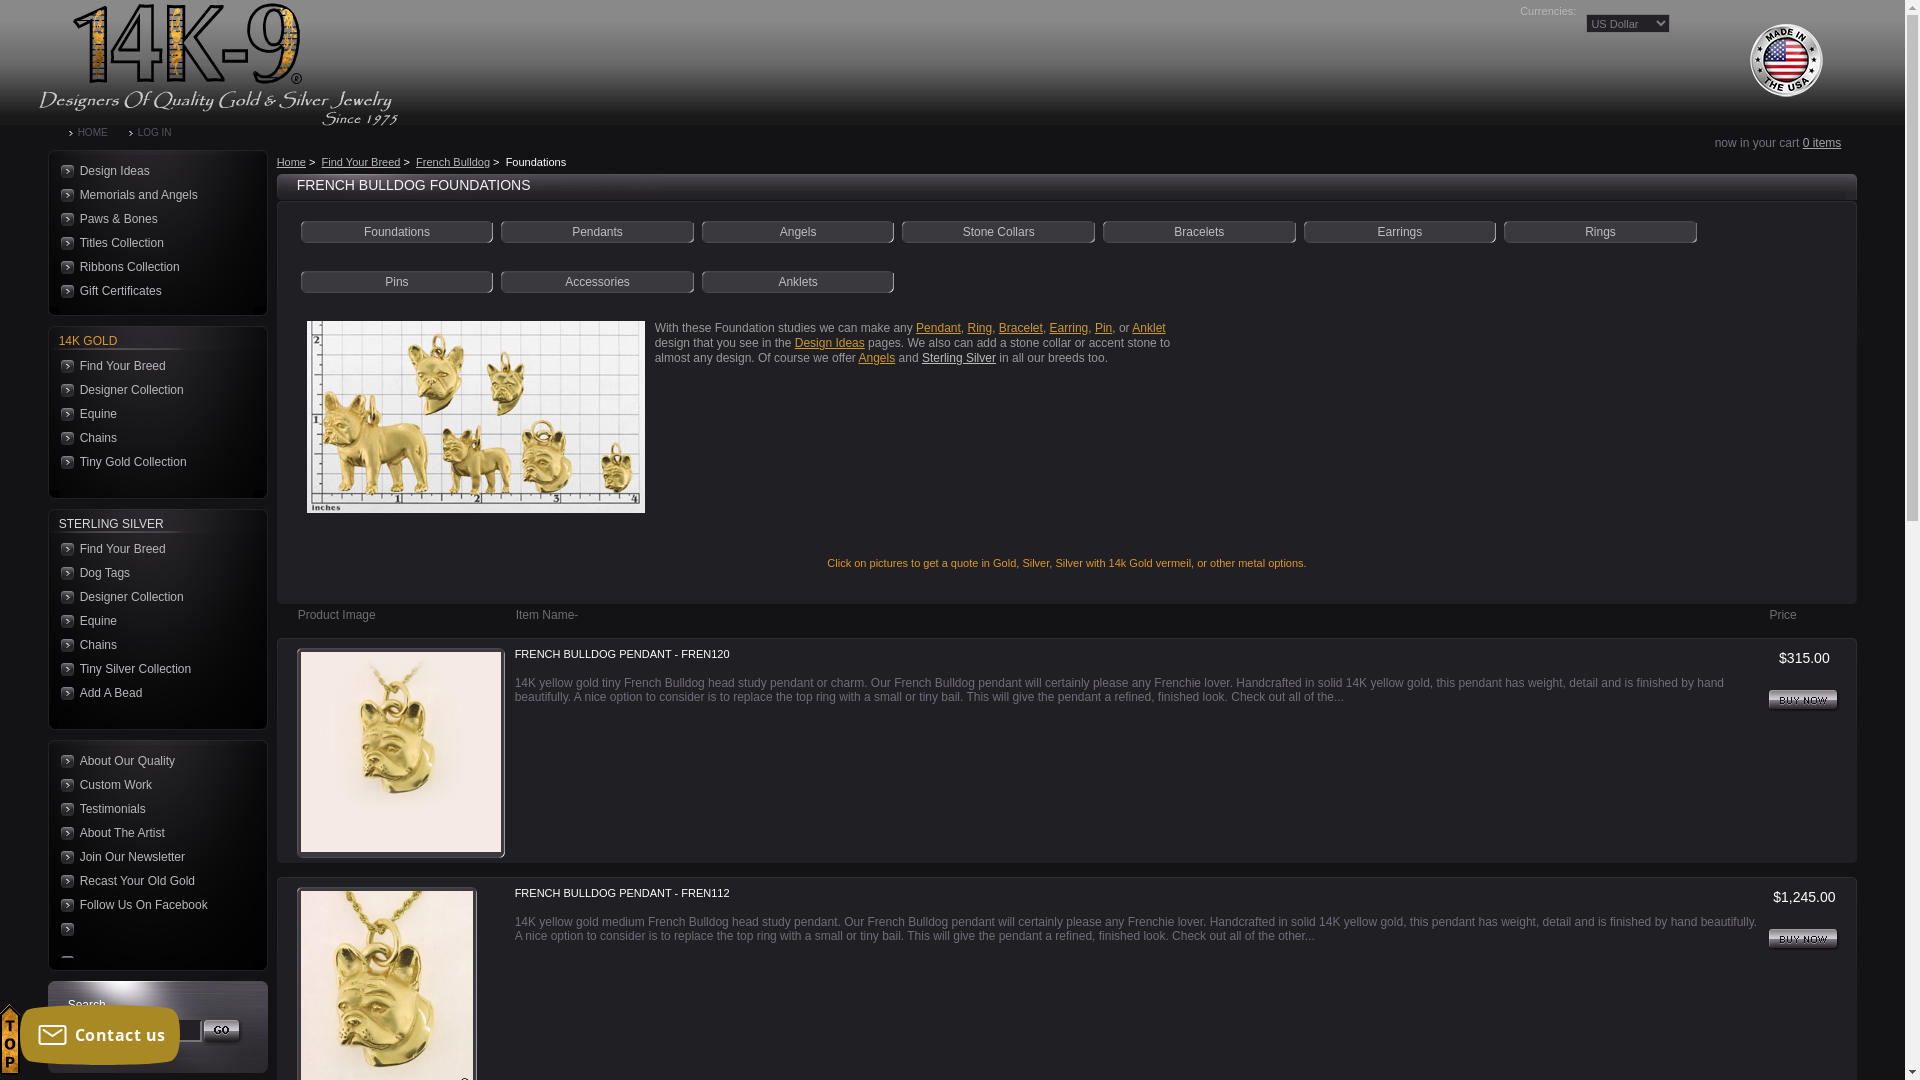 The image size is (1920, 1080). What do you see at coordinates (151, 808) in the screenshot?
I see `'Testimonials'` at bounding box center [151, 808].